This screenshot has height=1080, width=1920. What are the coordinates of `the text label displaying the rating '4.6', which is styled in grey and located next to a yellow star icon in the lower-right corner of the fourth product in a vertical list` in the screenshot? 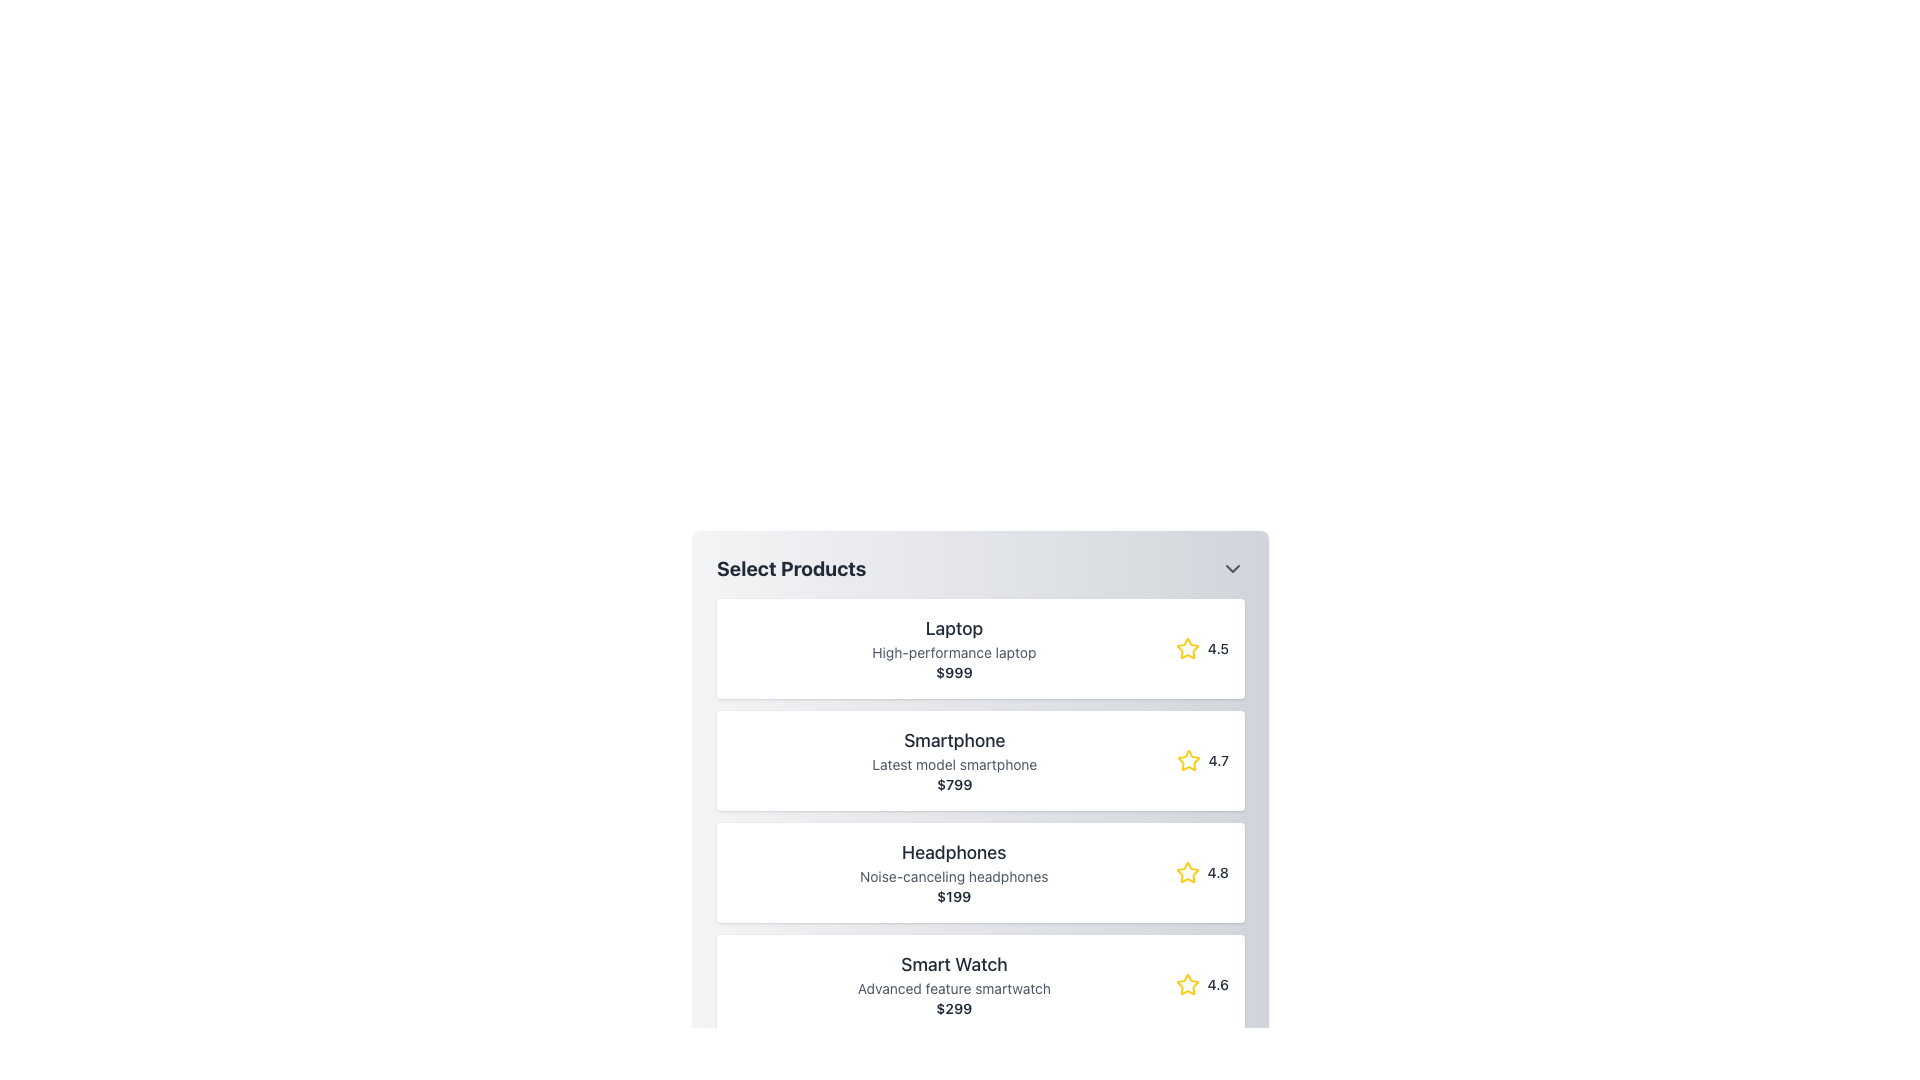 It's located at (1217, 983).